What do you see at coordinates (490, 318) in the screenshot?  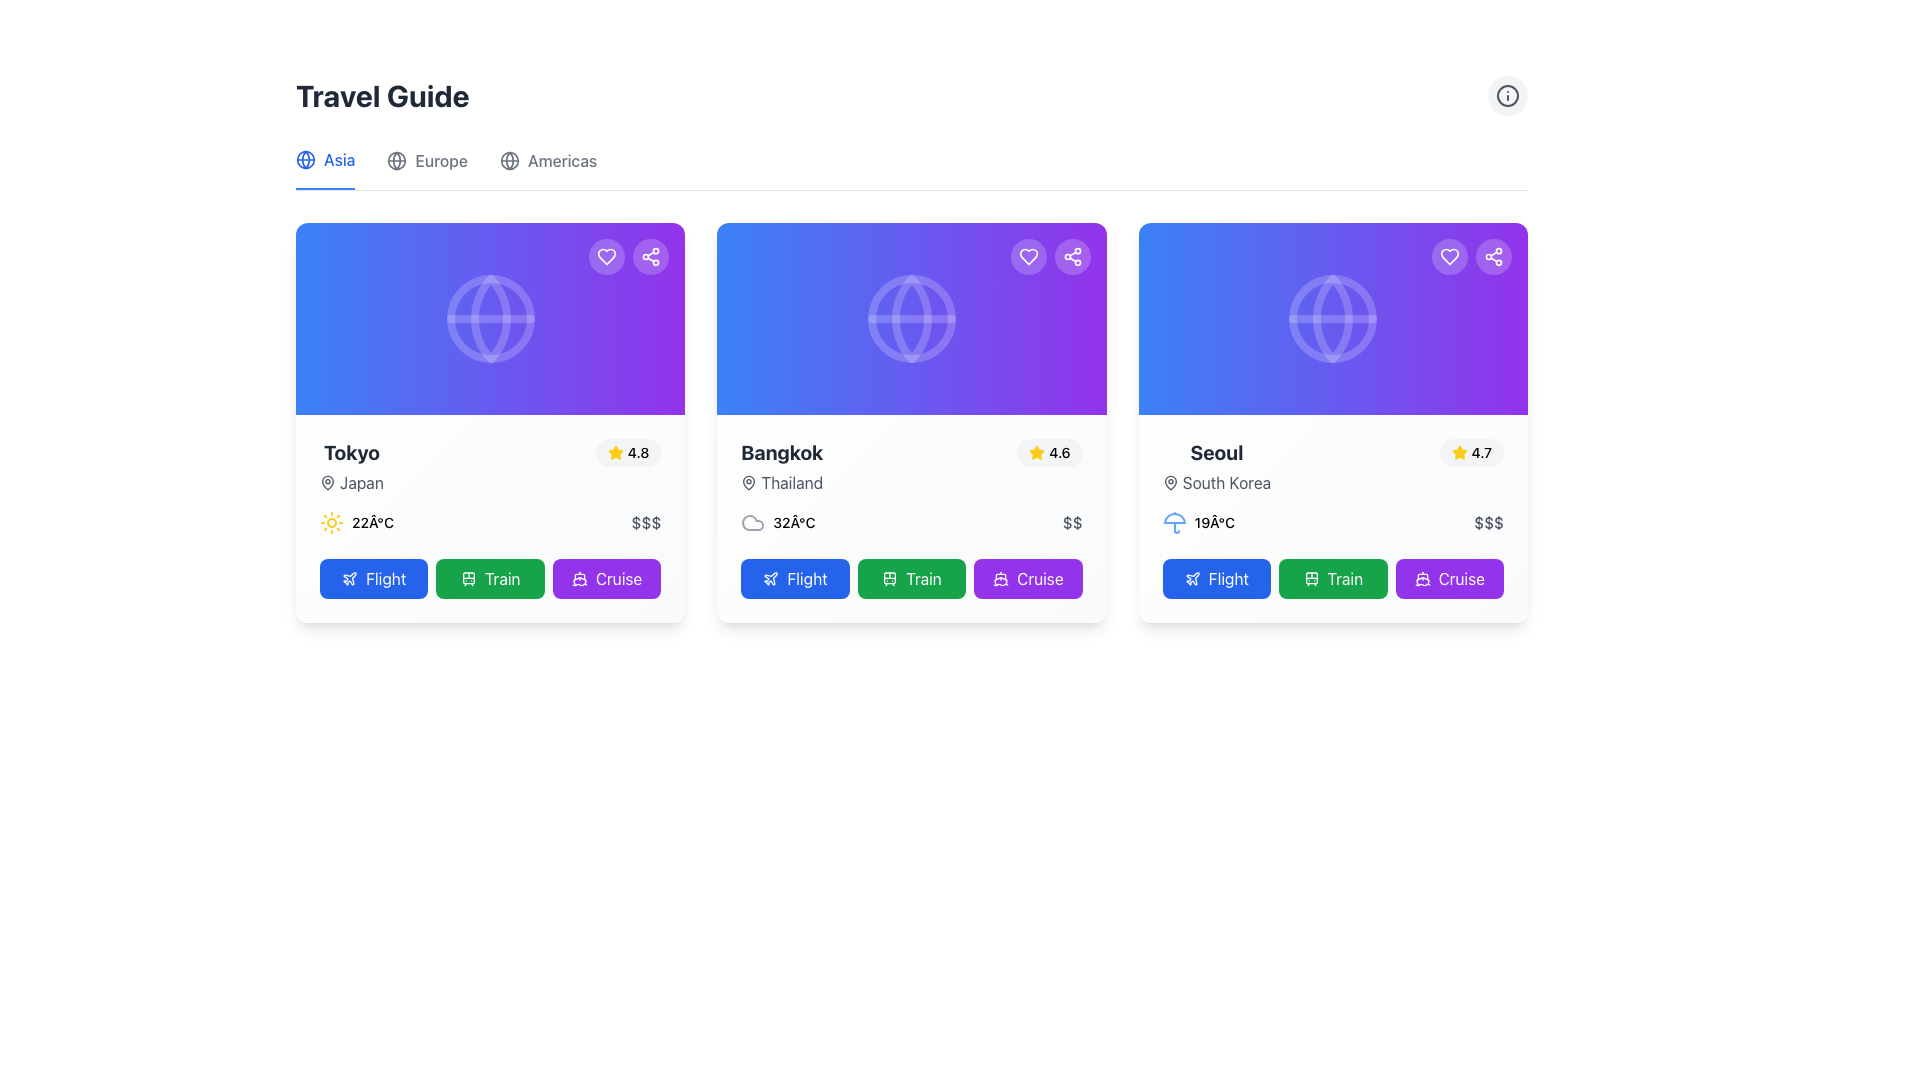 I see `the globe icon located at the center-top of the 'Tokyo' card, which features circular geometric lines against a gradient purple background` at bounding box center [490, 318].